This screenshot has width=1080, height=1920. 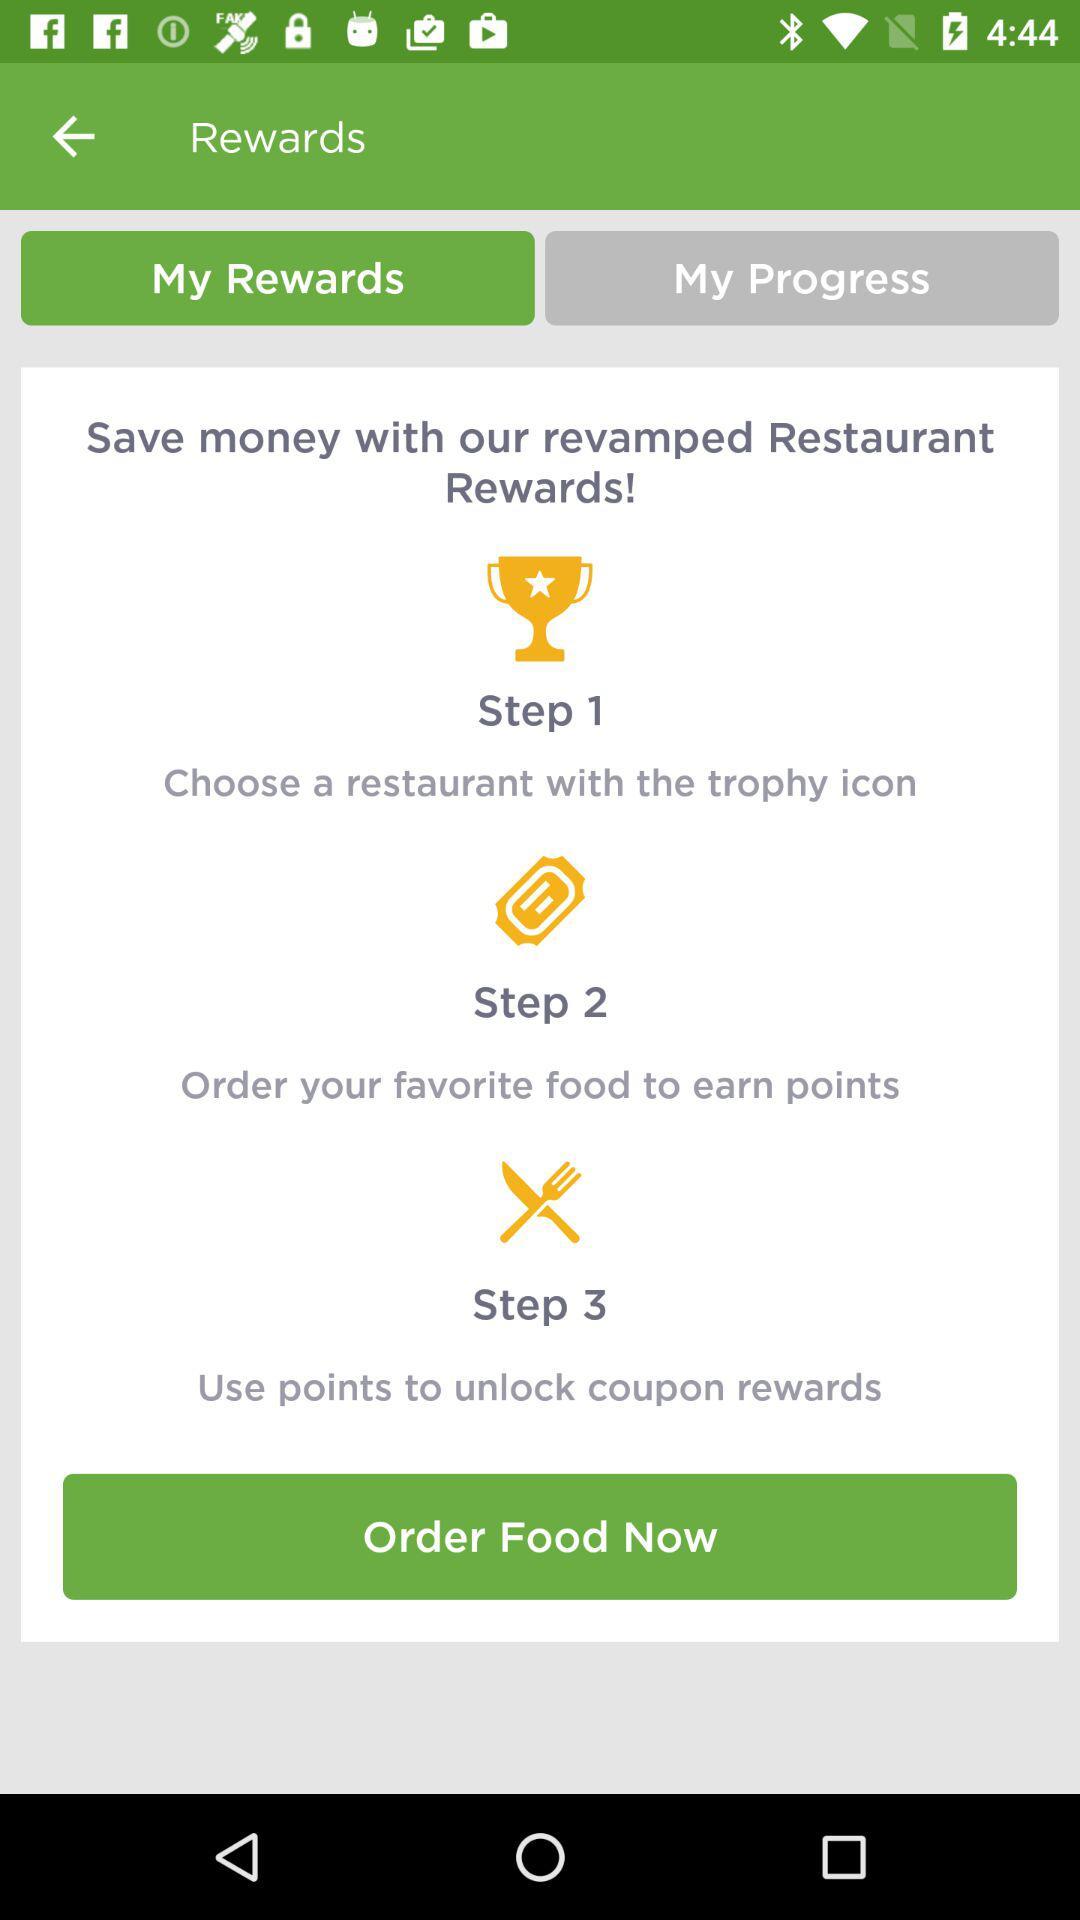 I want to click on the icon next to my progress icon, so click(x=277, y=277).